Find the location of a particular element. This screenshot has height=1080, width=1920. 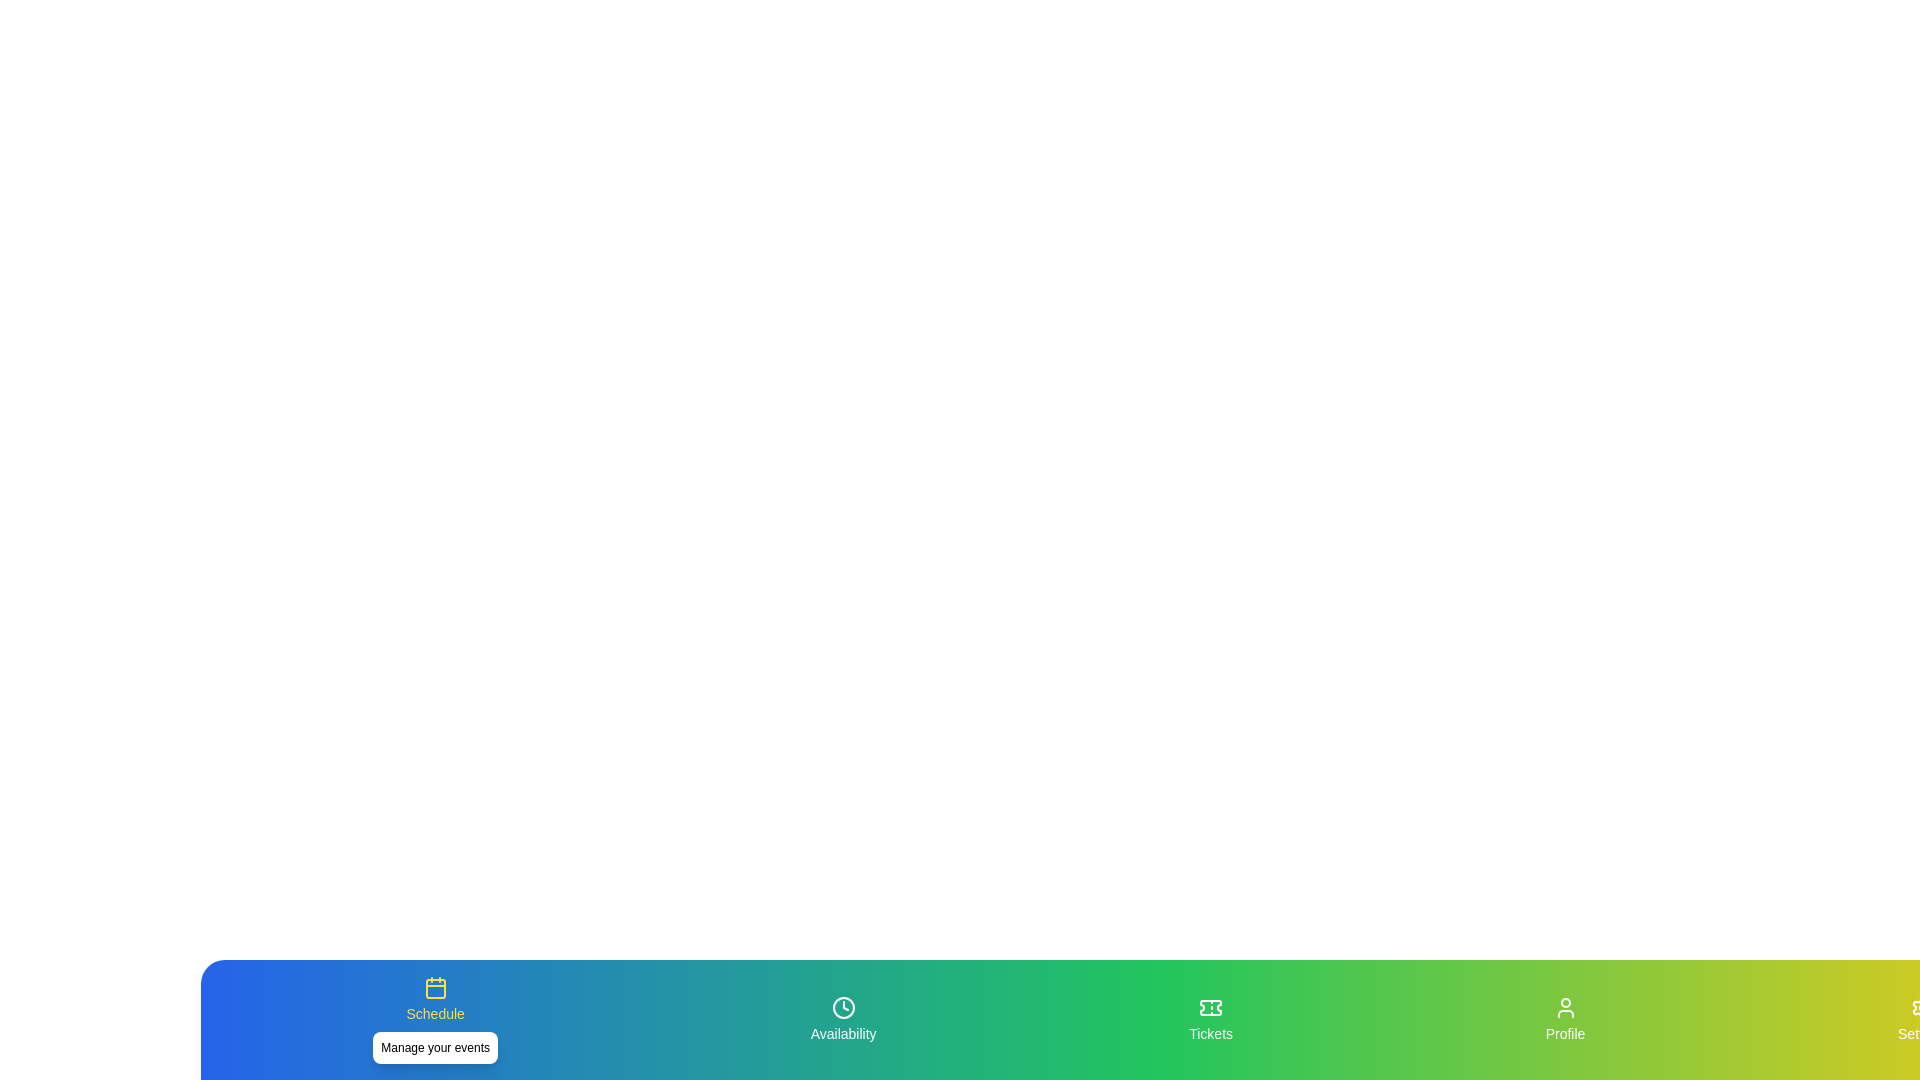

the Profile tab by clicking on its corresponding area is located at coordinates (1564, 1019).